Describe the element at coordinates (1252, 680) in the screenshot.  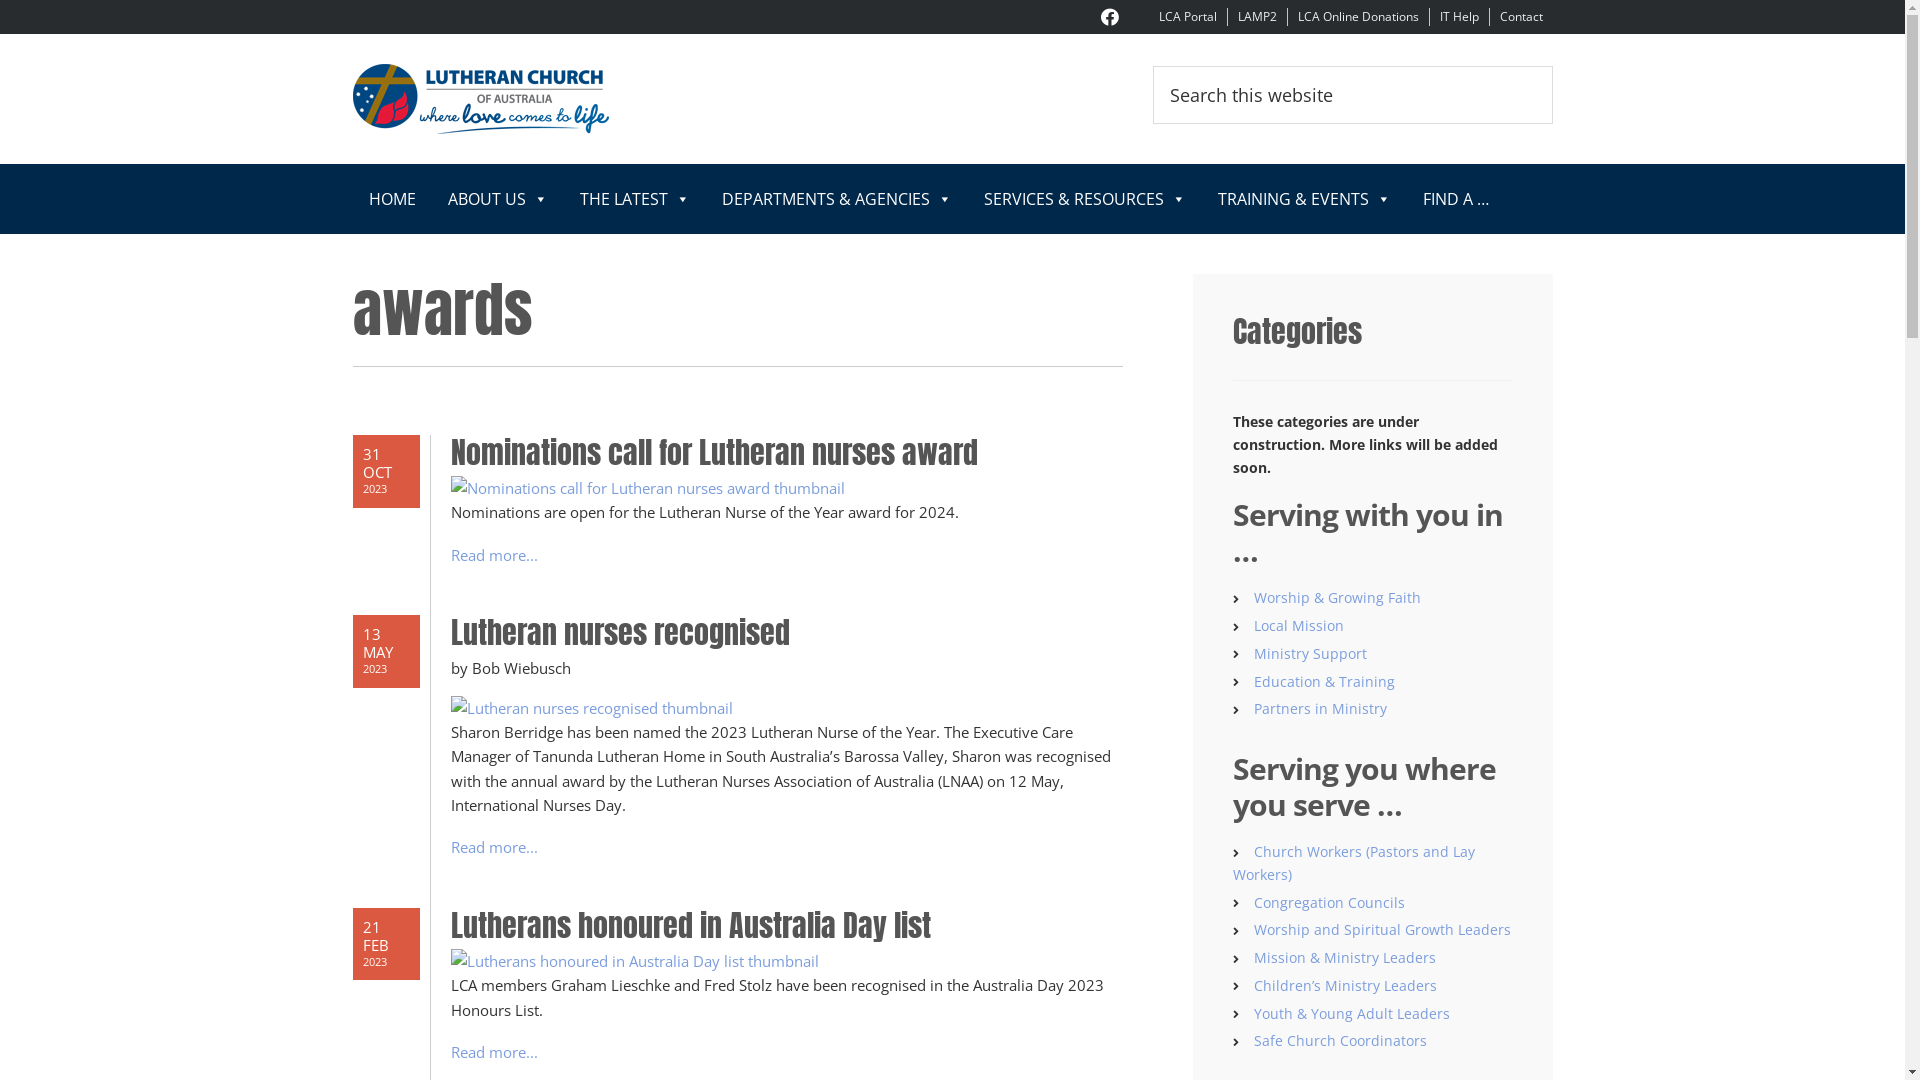
I see `'Education & Training'` at that location.